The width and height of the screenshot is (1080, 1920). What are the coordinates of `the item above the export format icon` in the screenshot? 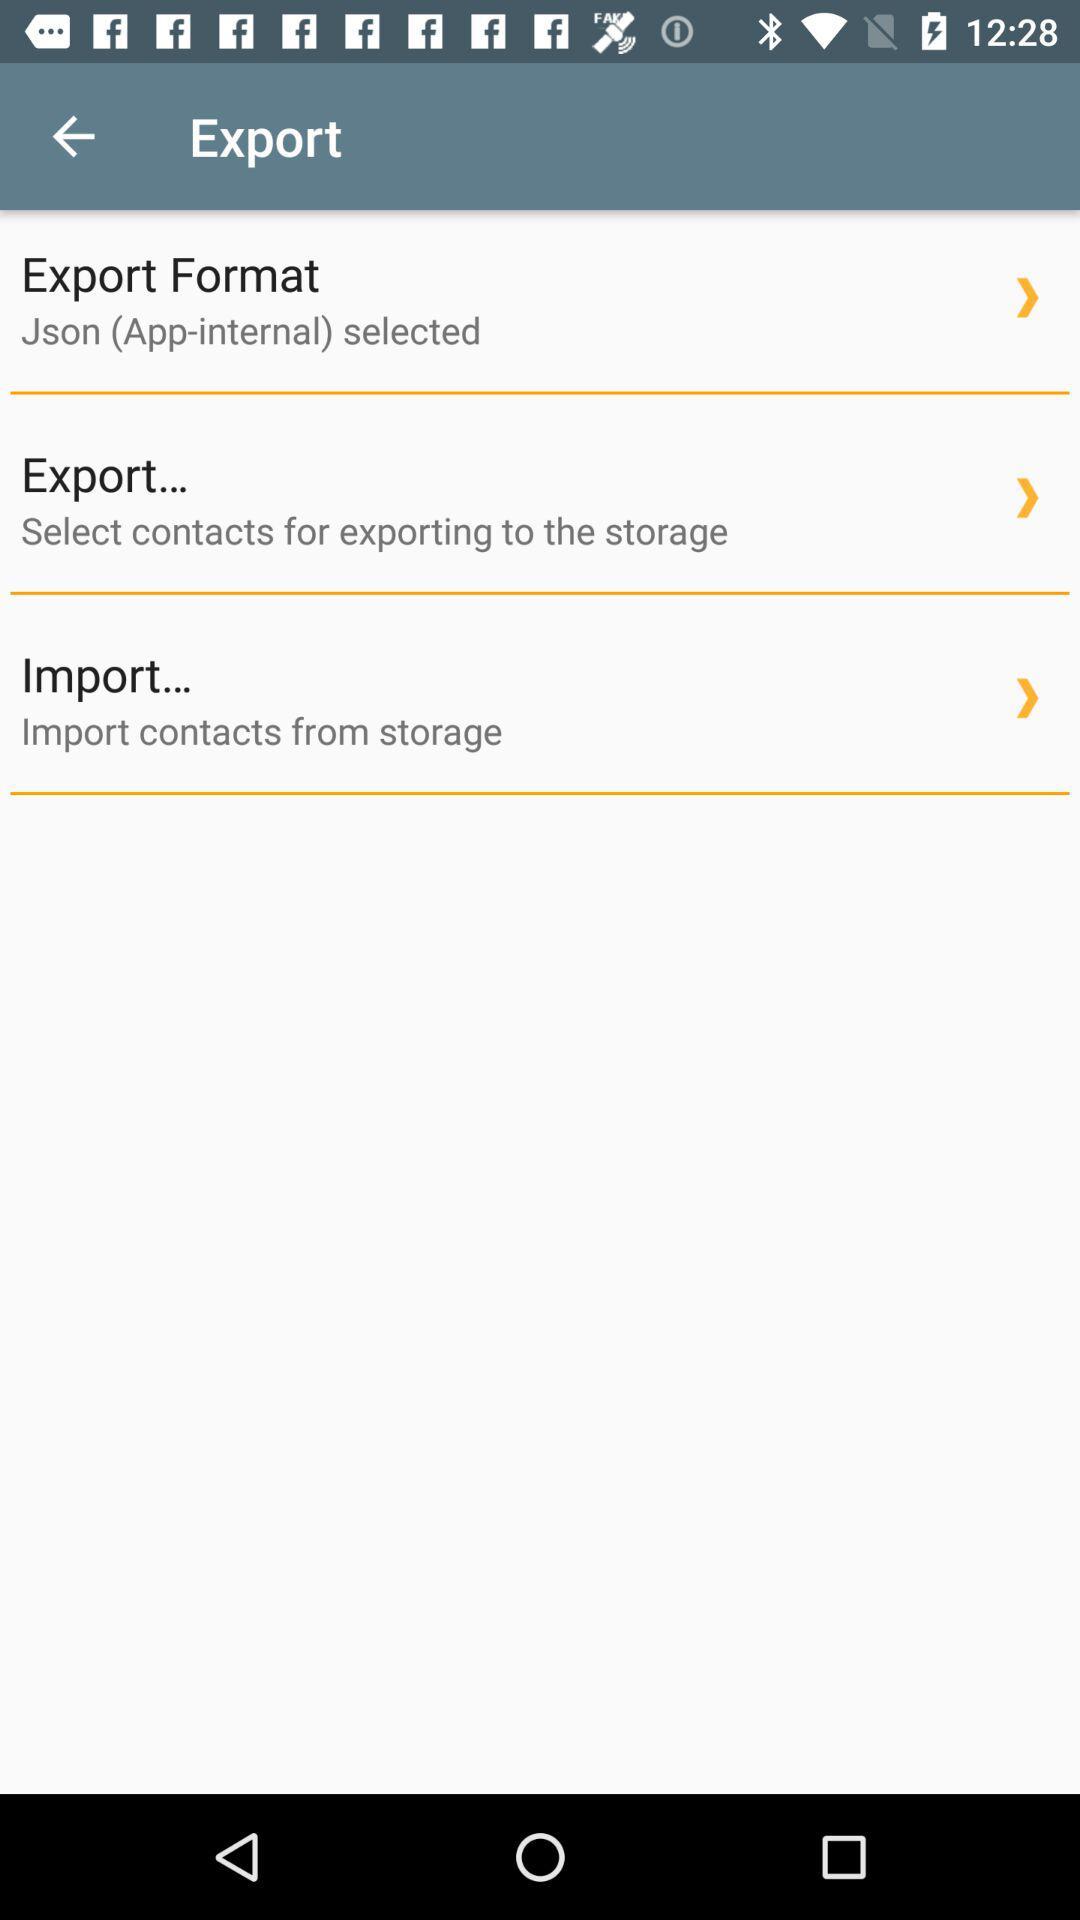 It's located at (72, 135).